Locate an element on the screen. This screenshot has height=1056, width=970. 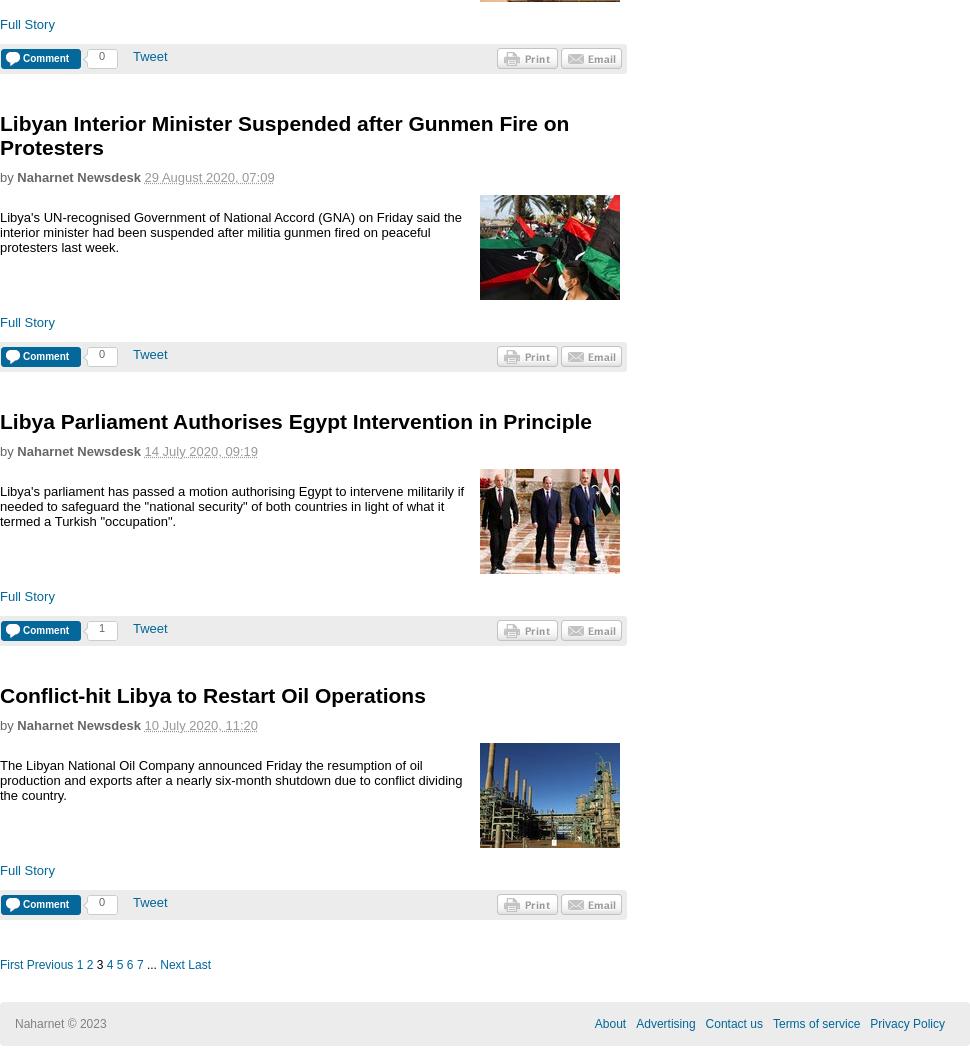
'First' is located at coordinates (11, 964).